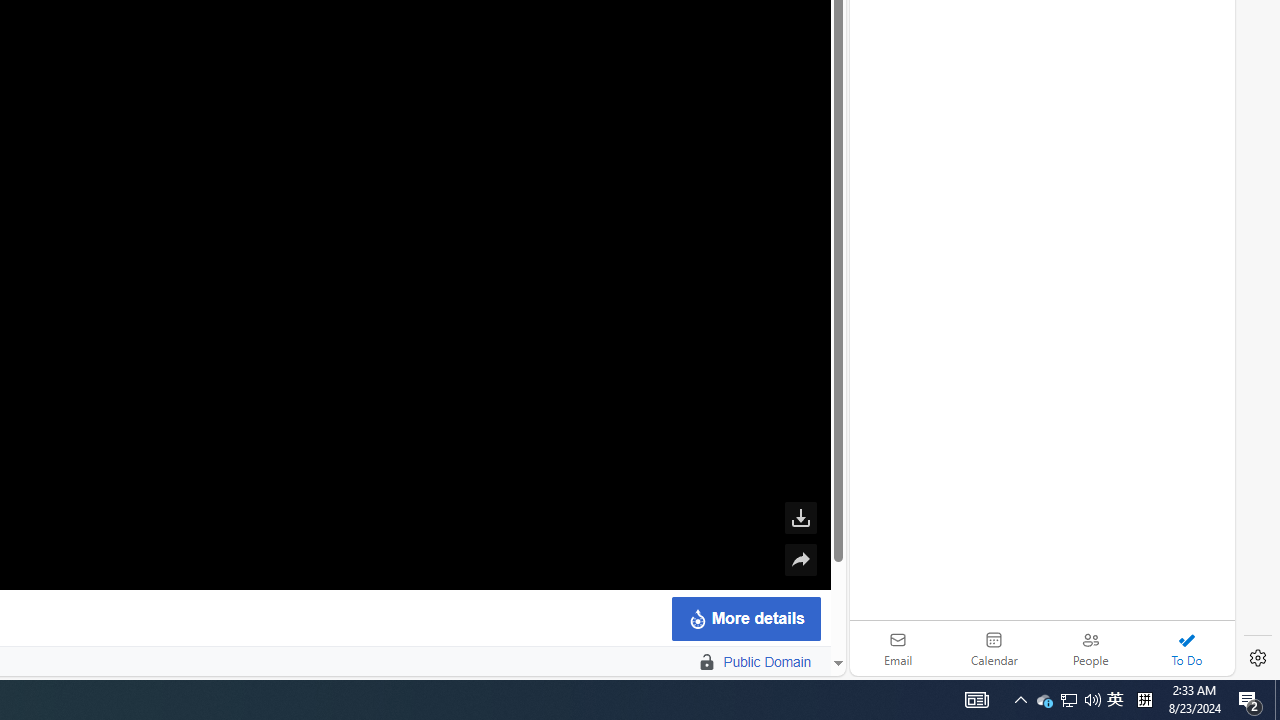 This screenshot has width=1280, height=720. I want to click on 'Share or embed this file', so click(800, 560).